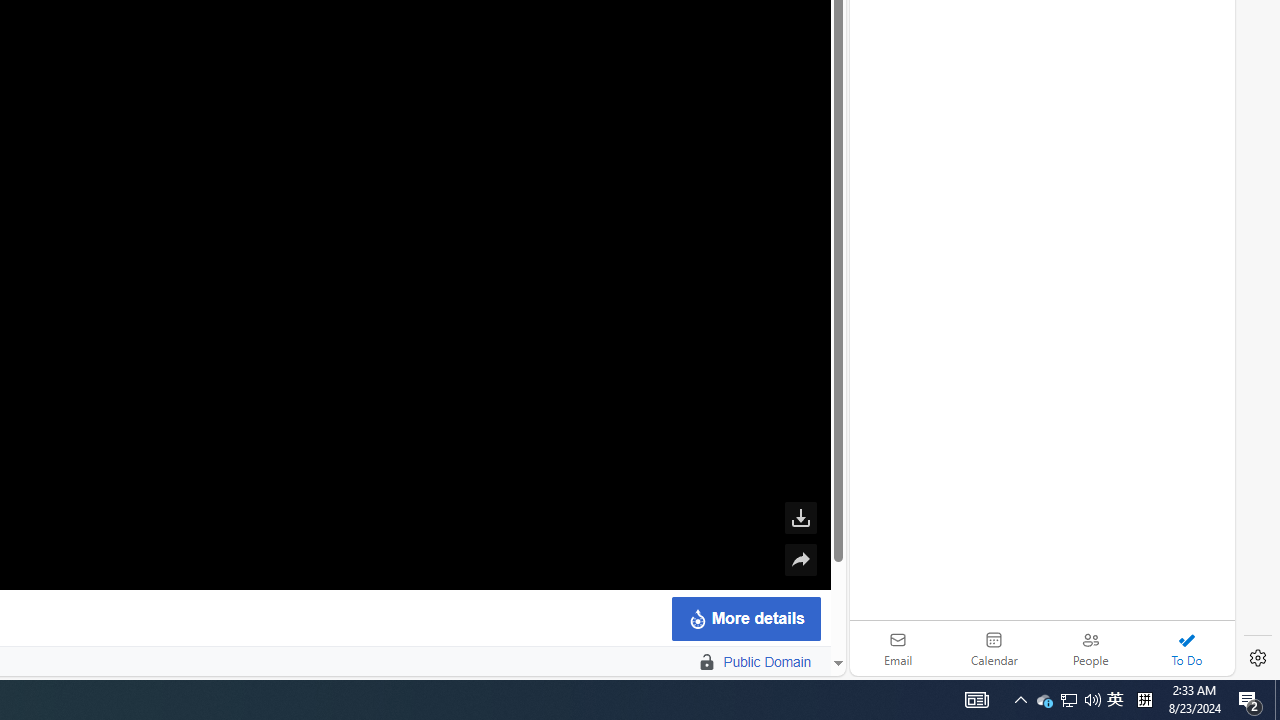 This screenshot has width=1280, height=720. I want to click on 'Share or embed this file', so click(800, 560).